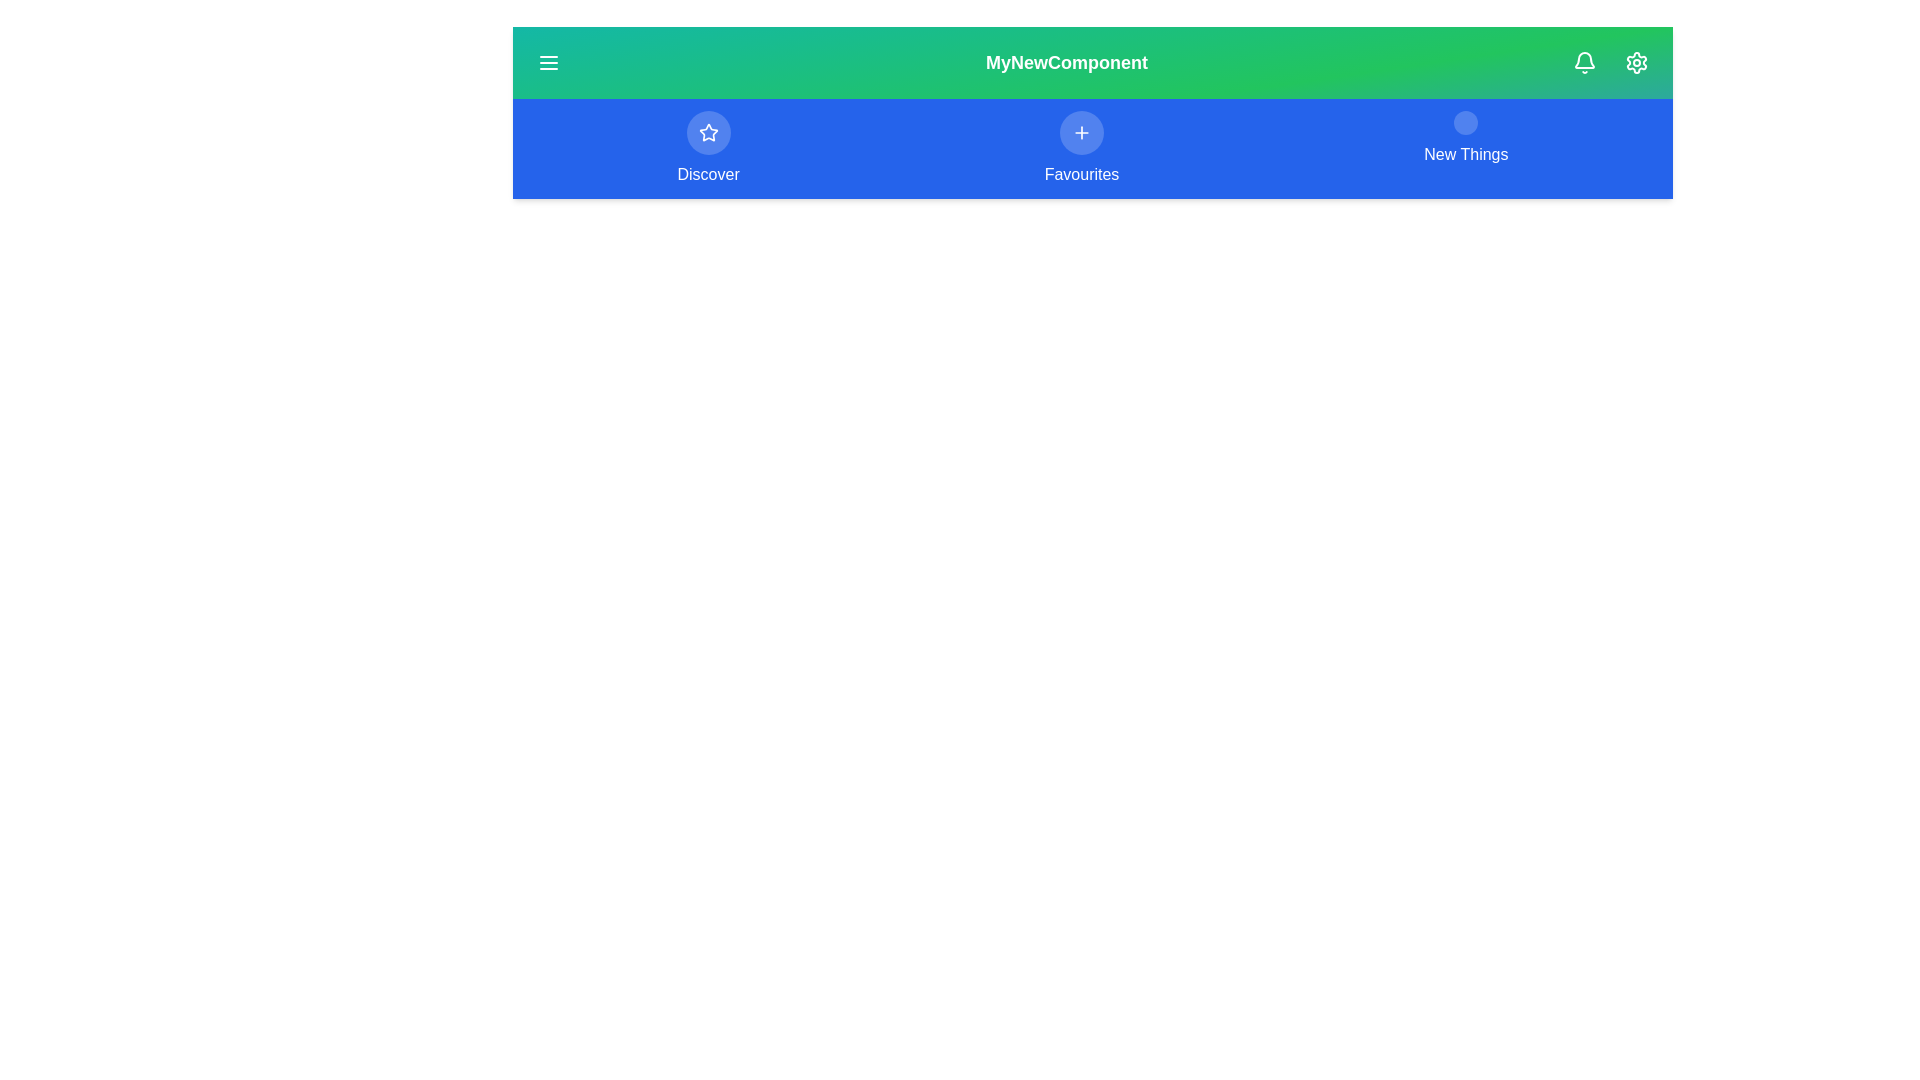 This screenshot has height=1080, width=1920. I want to click on the Discover icon in the menu options, so click(708, 132).